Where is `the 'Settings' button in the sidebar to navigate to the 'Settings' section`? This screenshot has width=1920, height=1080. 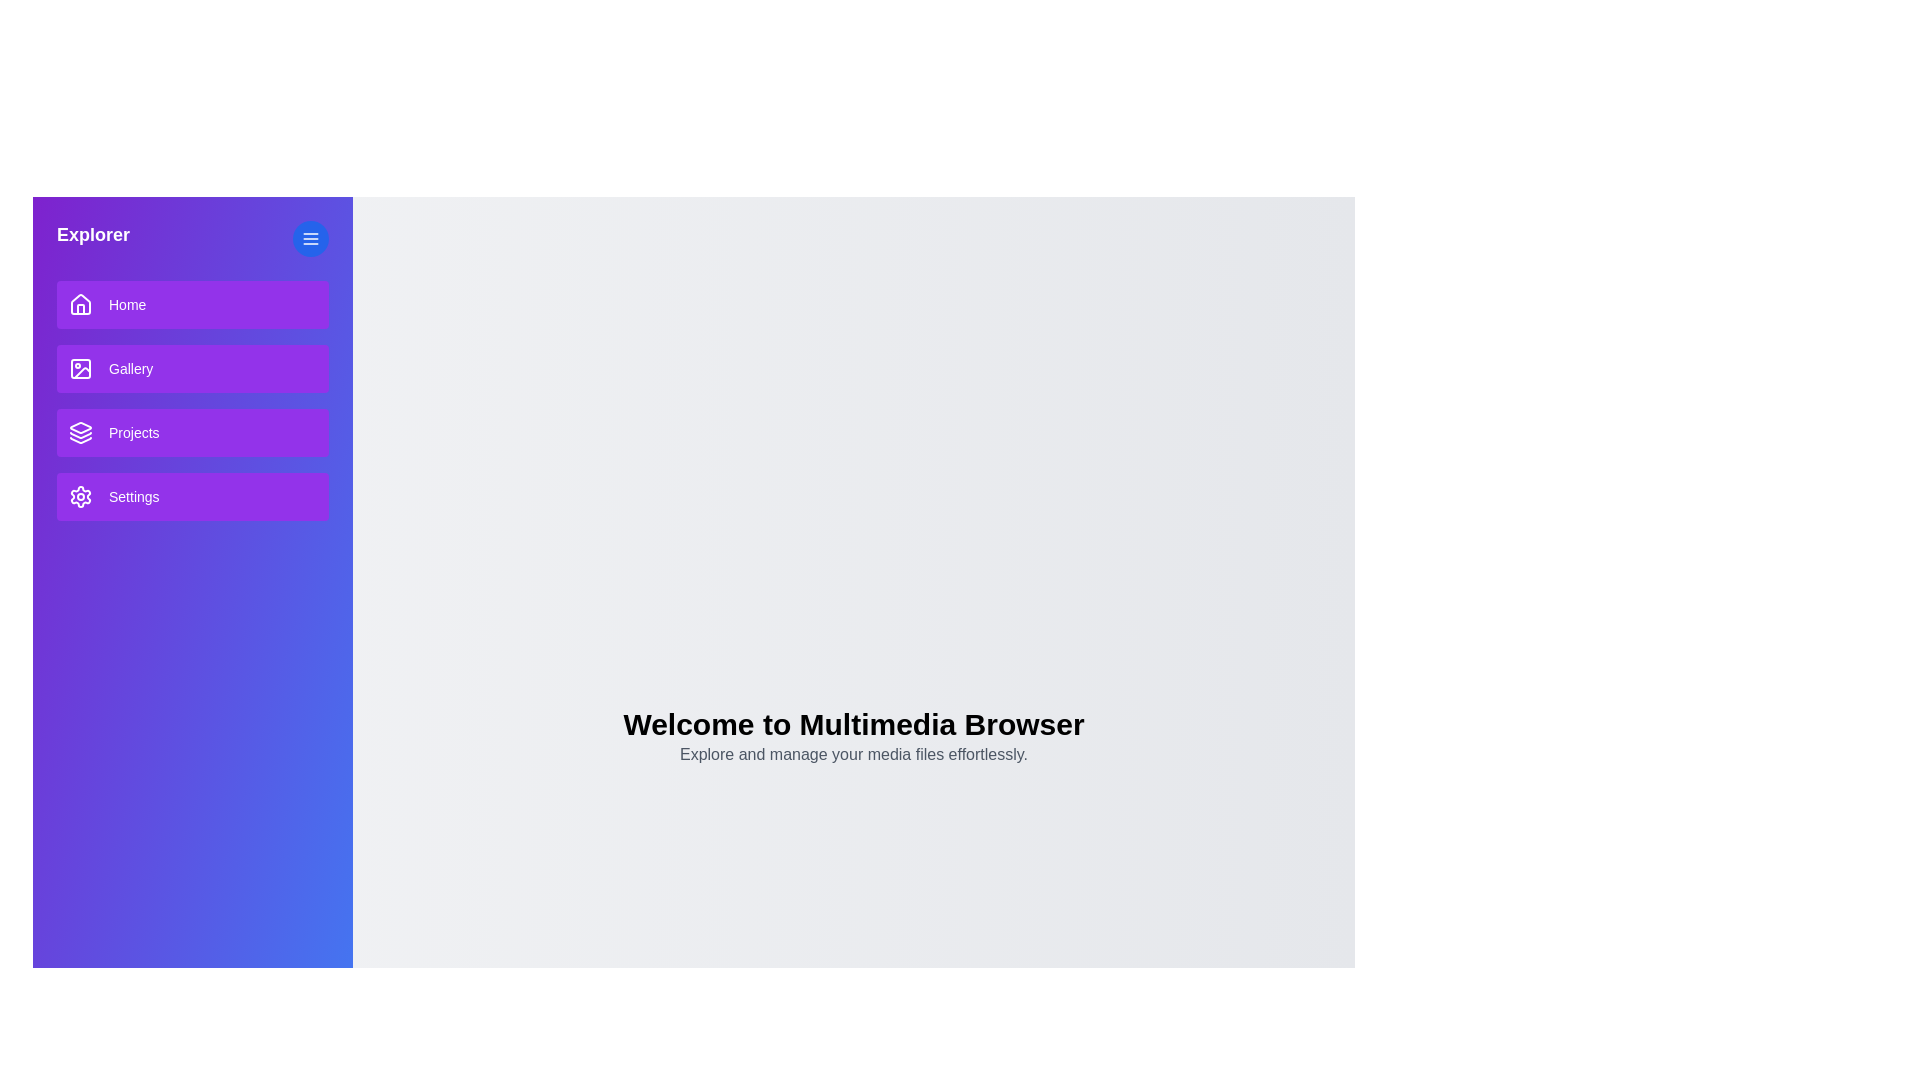 the 'Settings' button in the sidebar to navigate to the 'Settings' section is located at coordinates (192, 496).